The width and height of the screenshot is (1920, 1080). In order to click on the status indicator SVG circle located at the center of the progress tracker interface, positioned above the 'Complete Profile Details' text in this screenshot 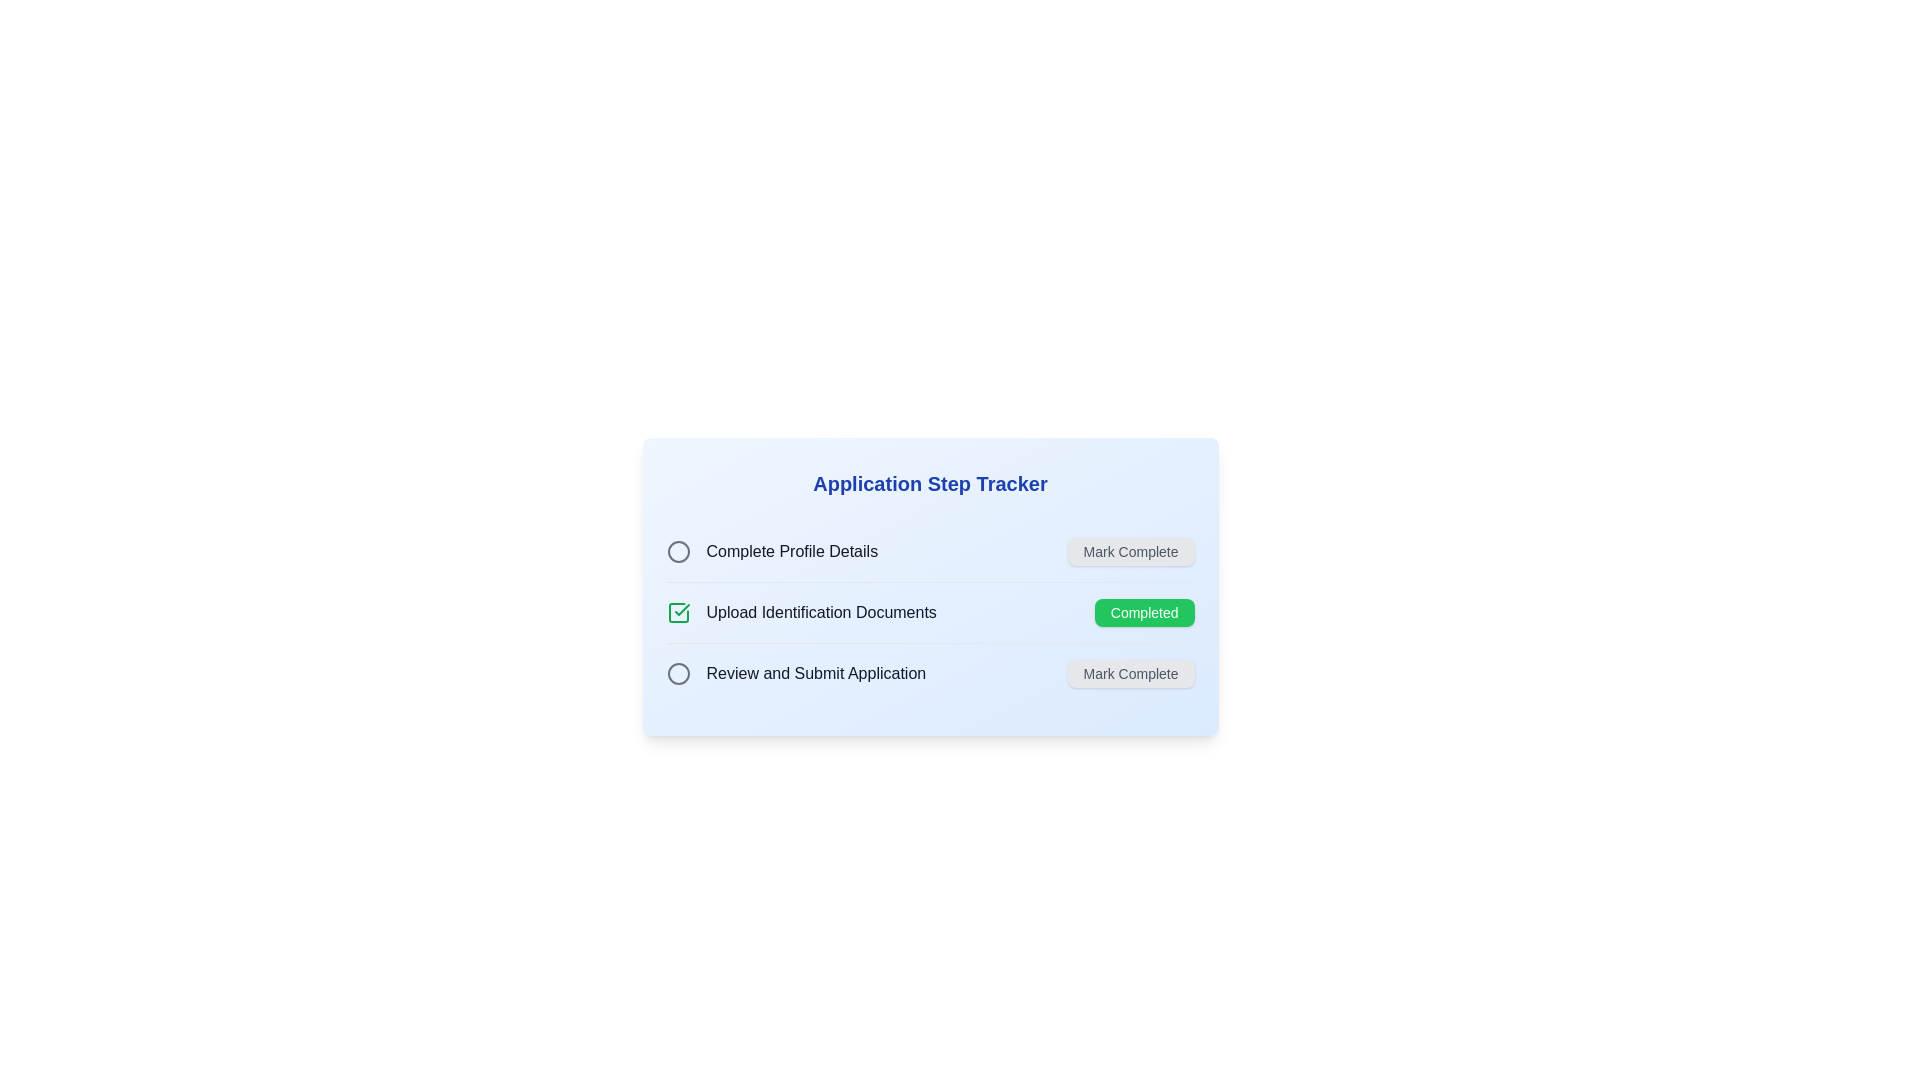, I will do `click(678, 551)`.